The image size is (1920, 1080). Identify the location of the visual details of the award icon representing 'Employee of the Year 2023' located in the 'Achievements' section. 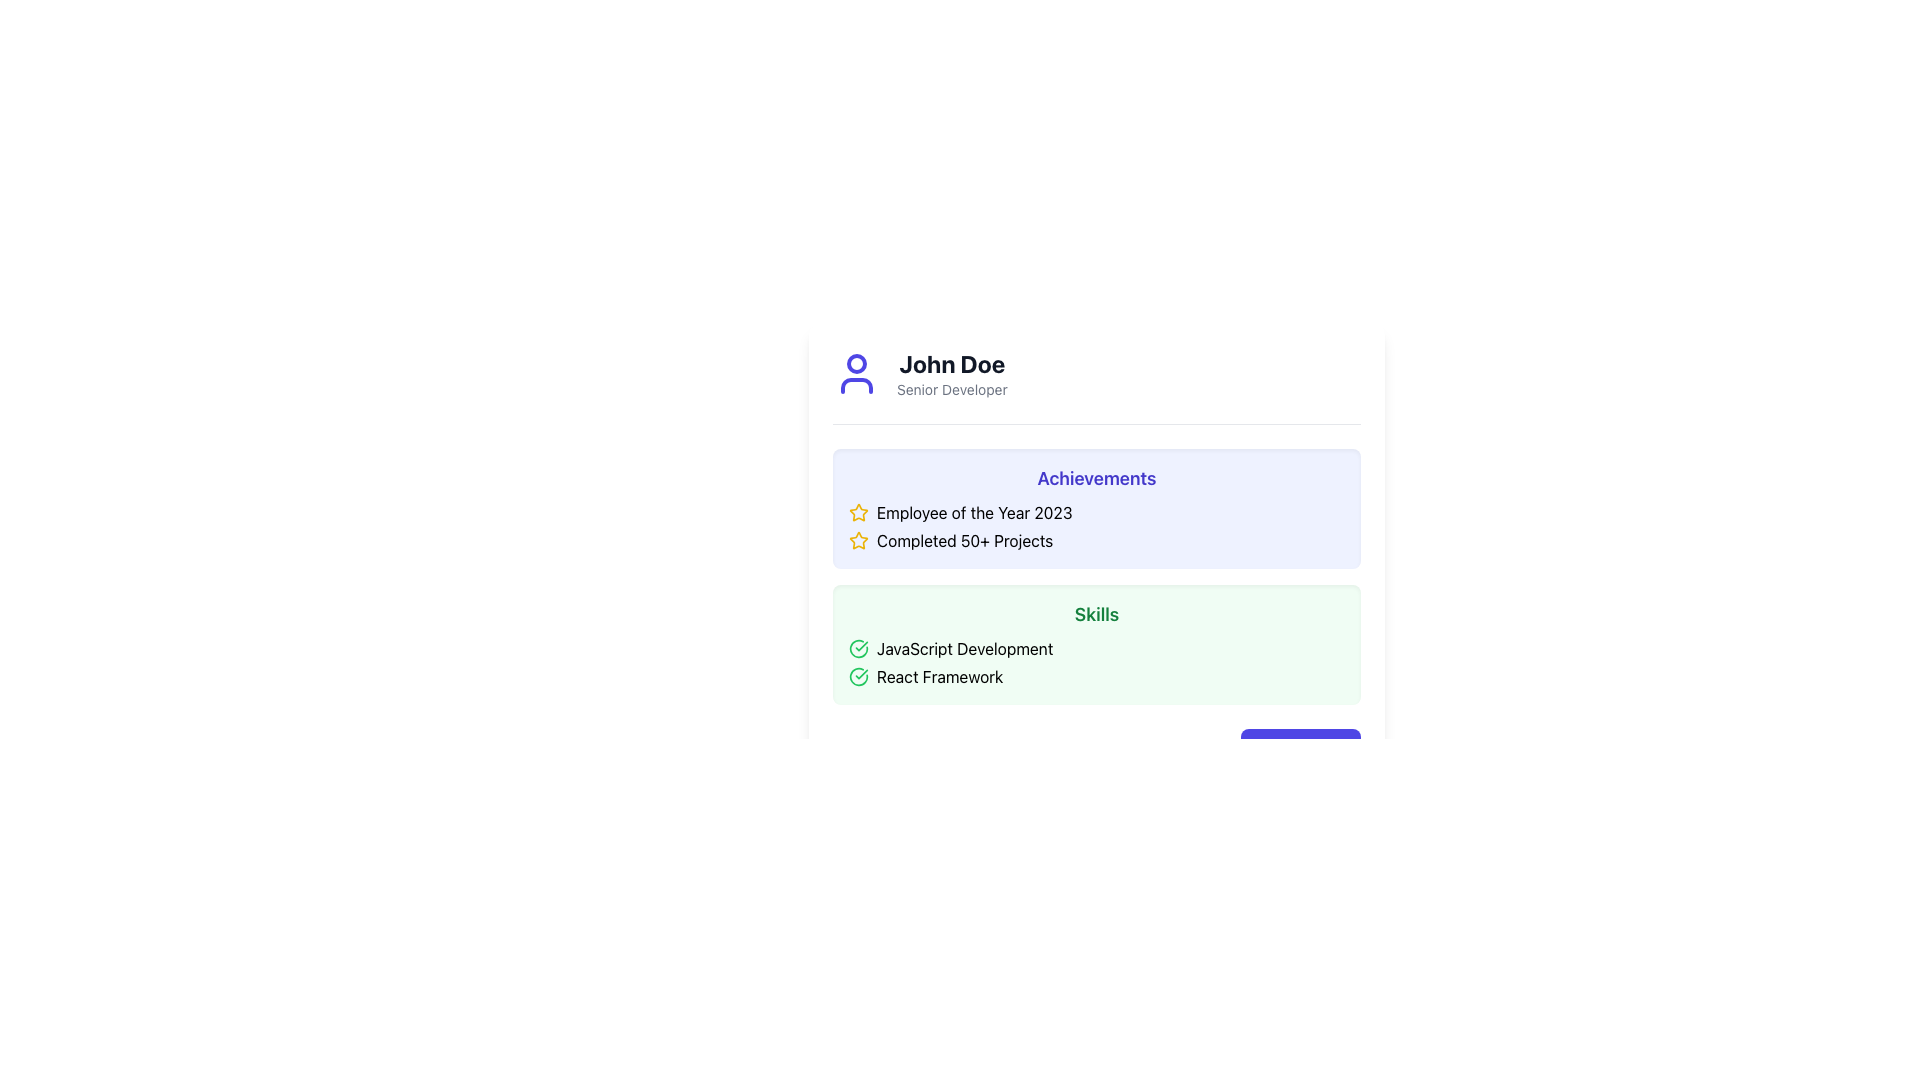
(859, 512).